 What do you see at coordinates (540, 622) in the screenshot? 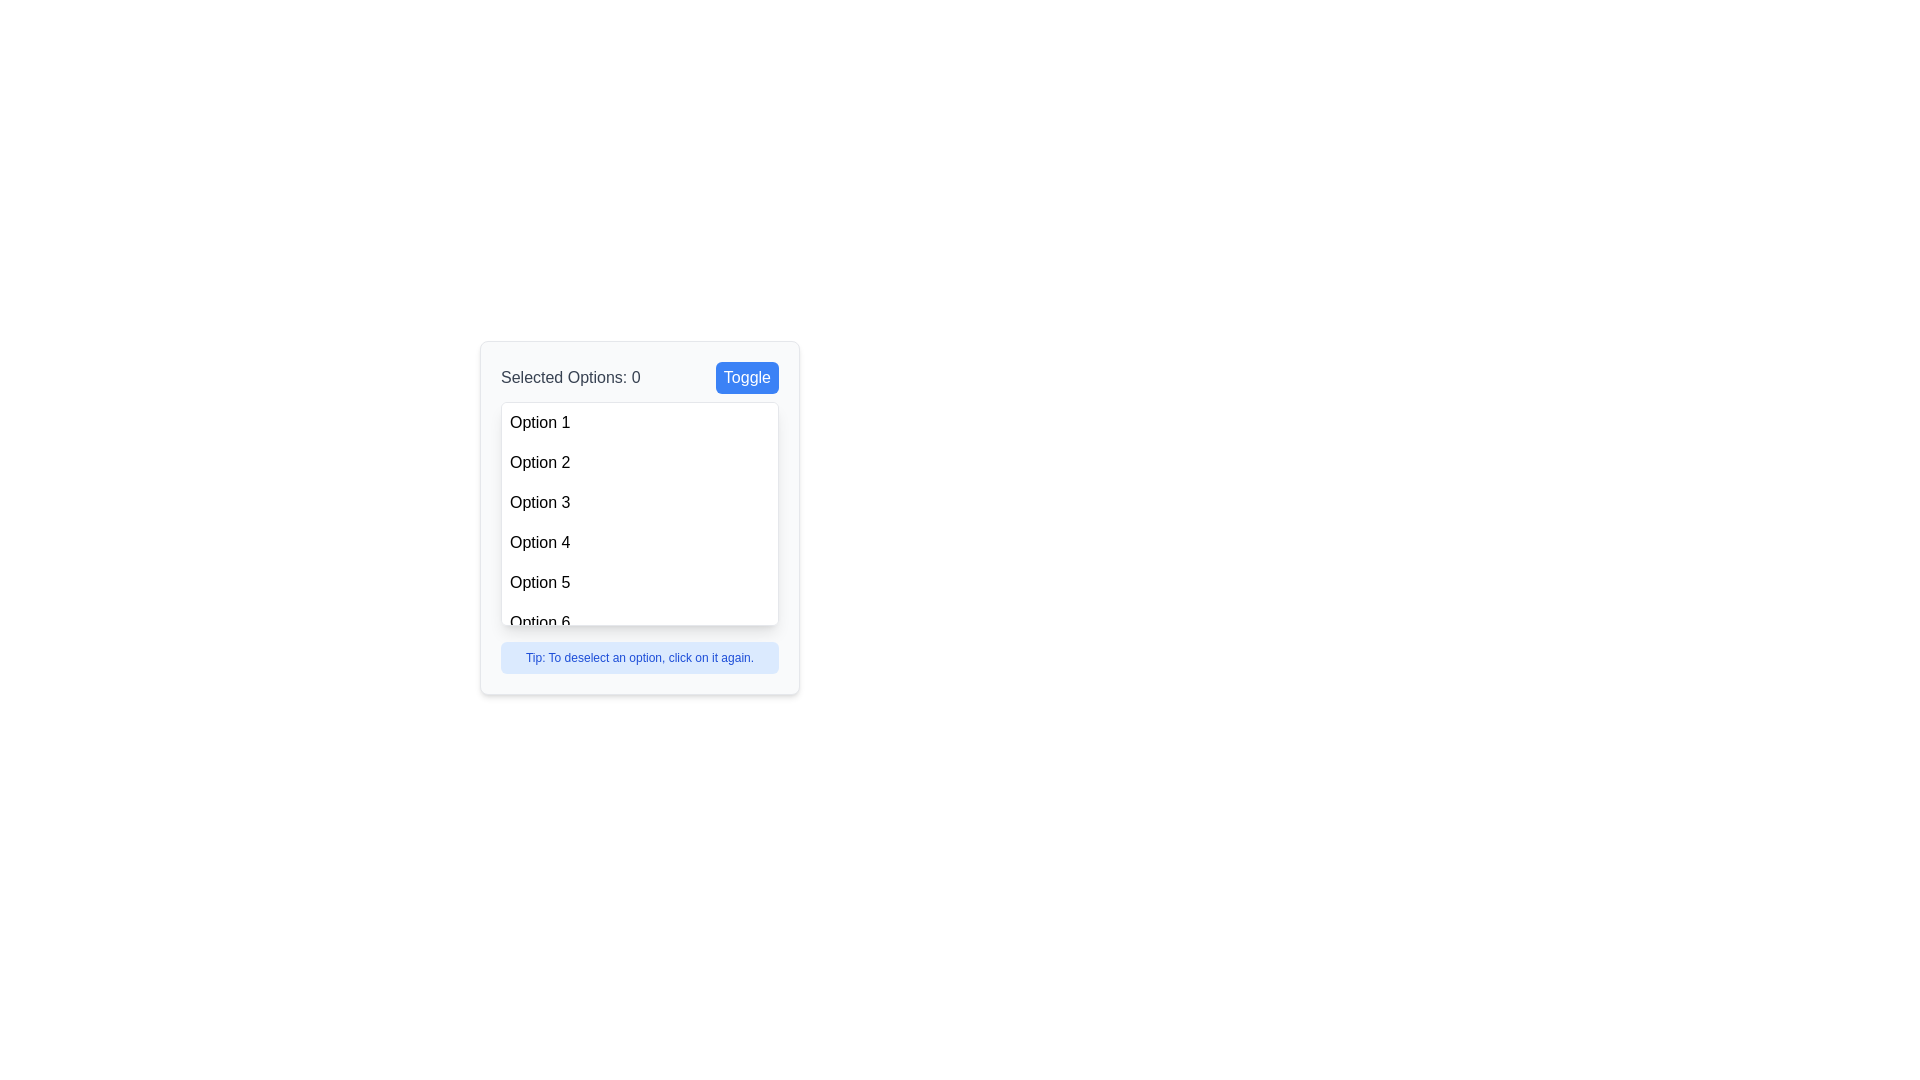
I see `the 'Option 6' text entry in the dropdown list` at bounding box center [540, 622].